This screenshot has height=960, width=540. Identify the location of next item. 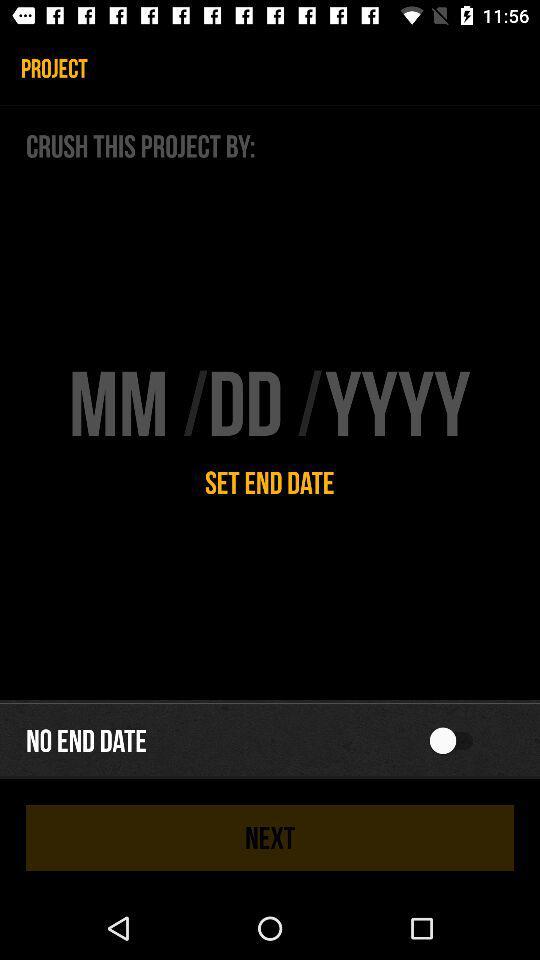
(270, 837).